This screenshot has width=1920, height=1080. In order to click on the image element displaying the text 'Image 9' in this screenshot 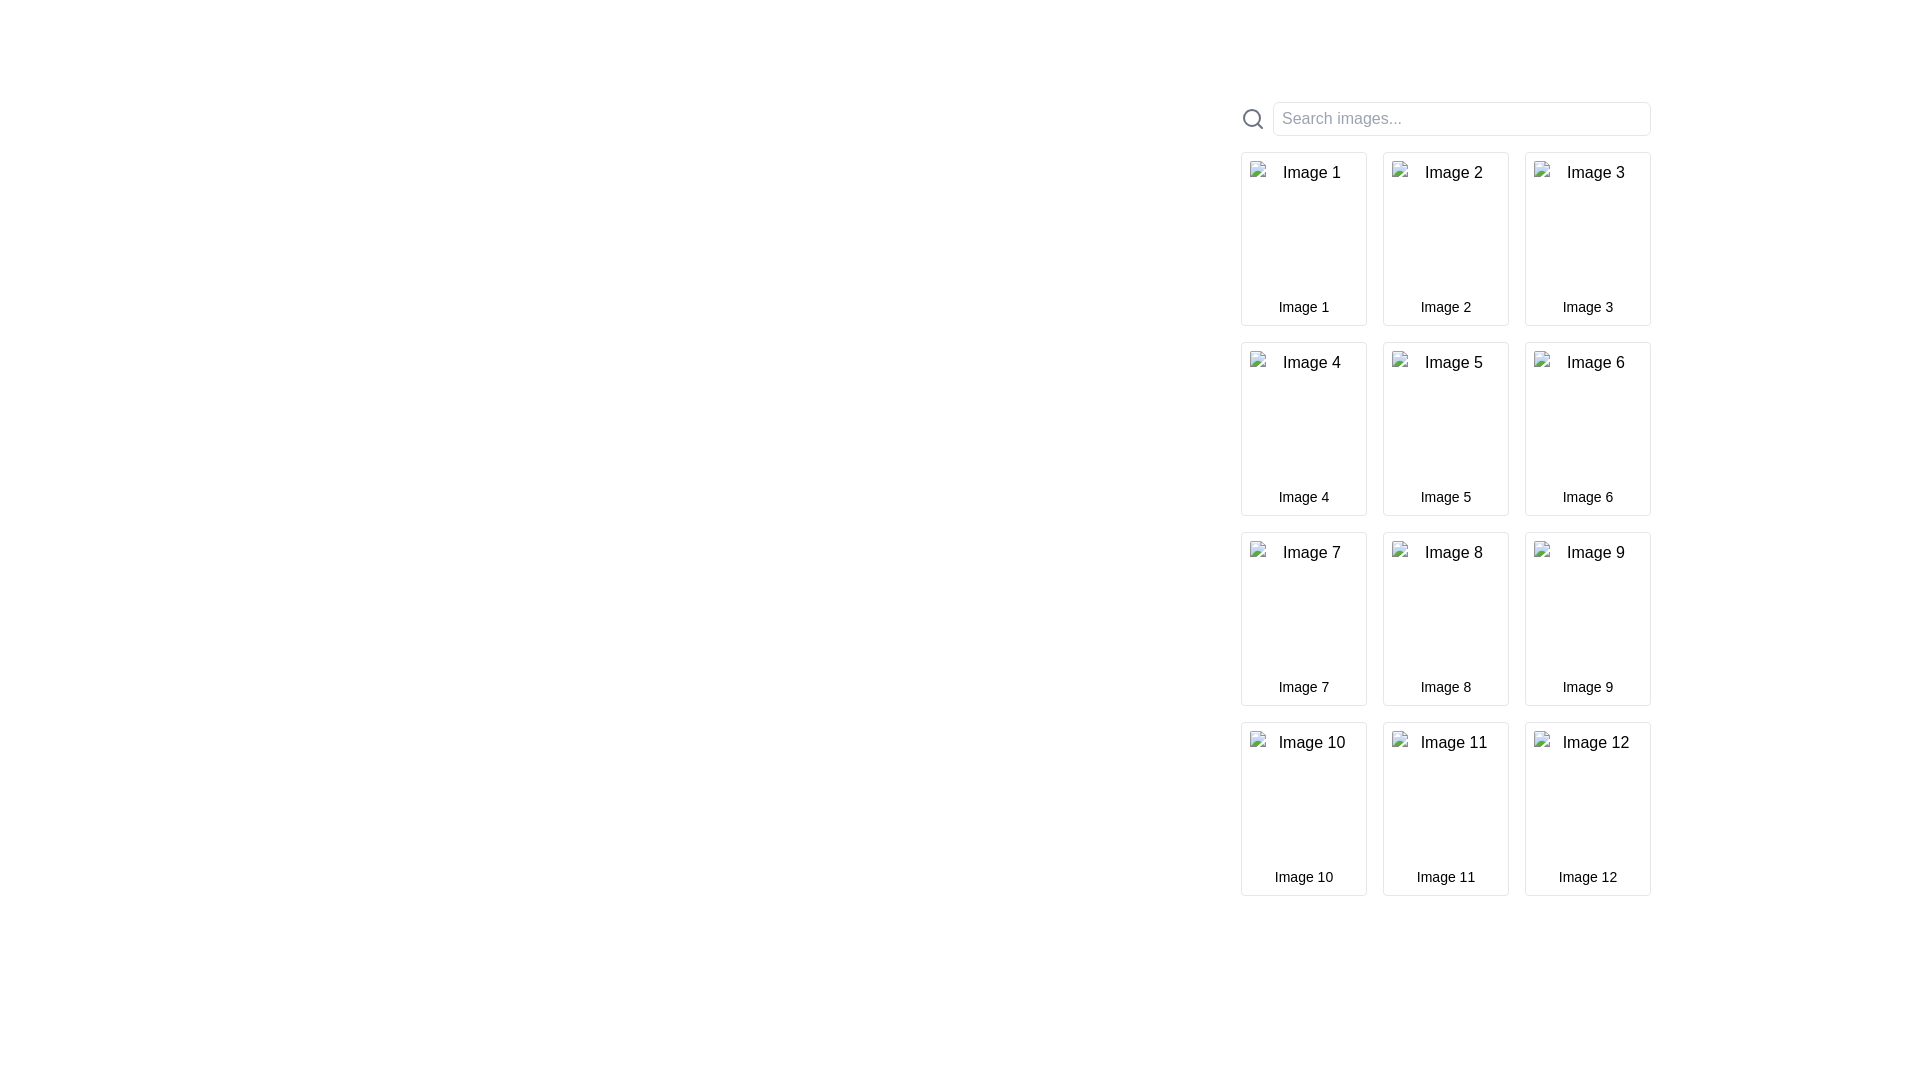, I will do `click(1587, 604)`.